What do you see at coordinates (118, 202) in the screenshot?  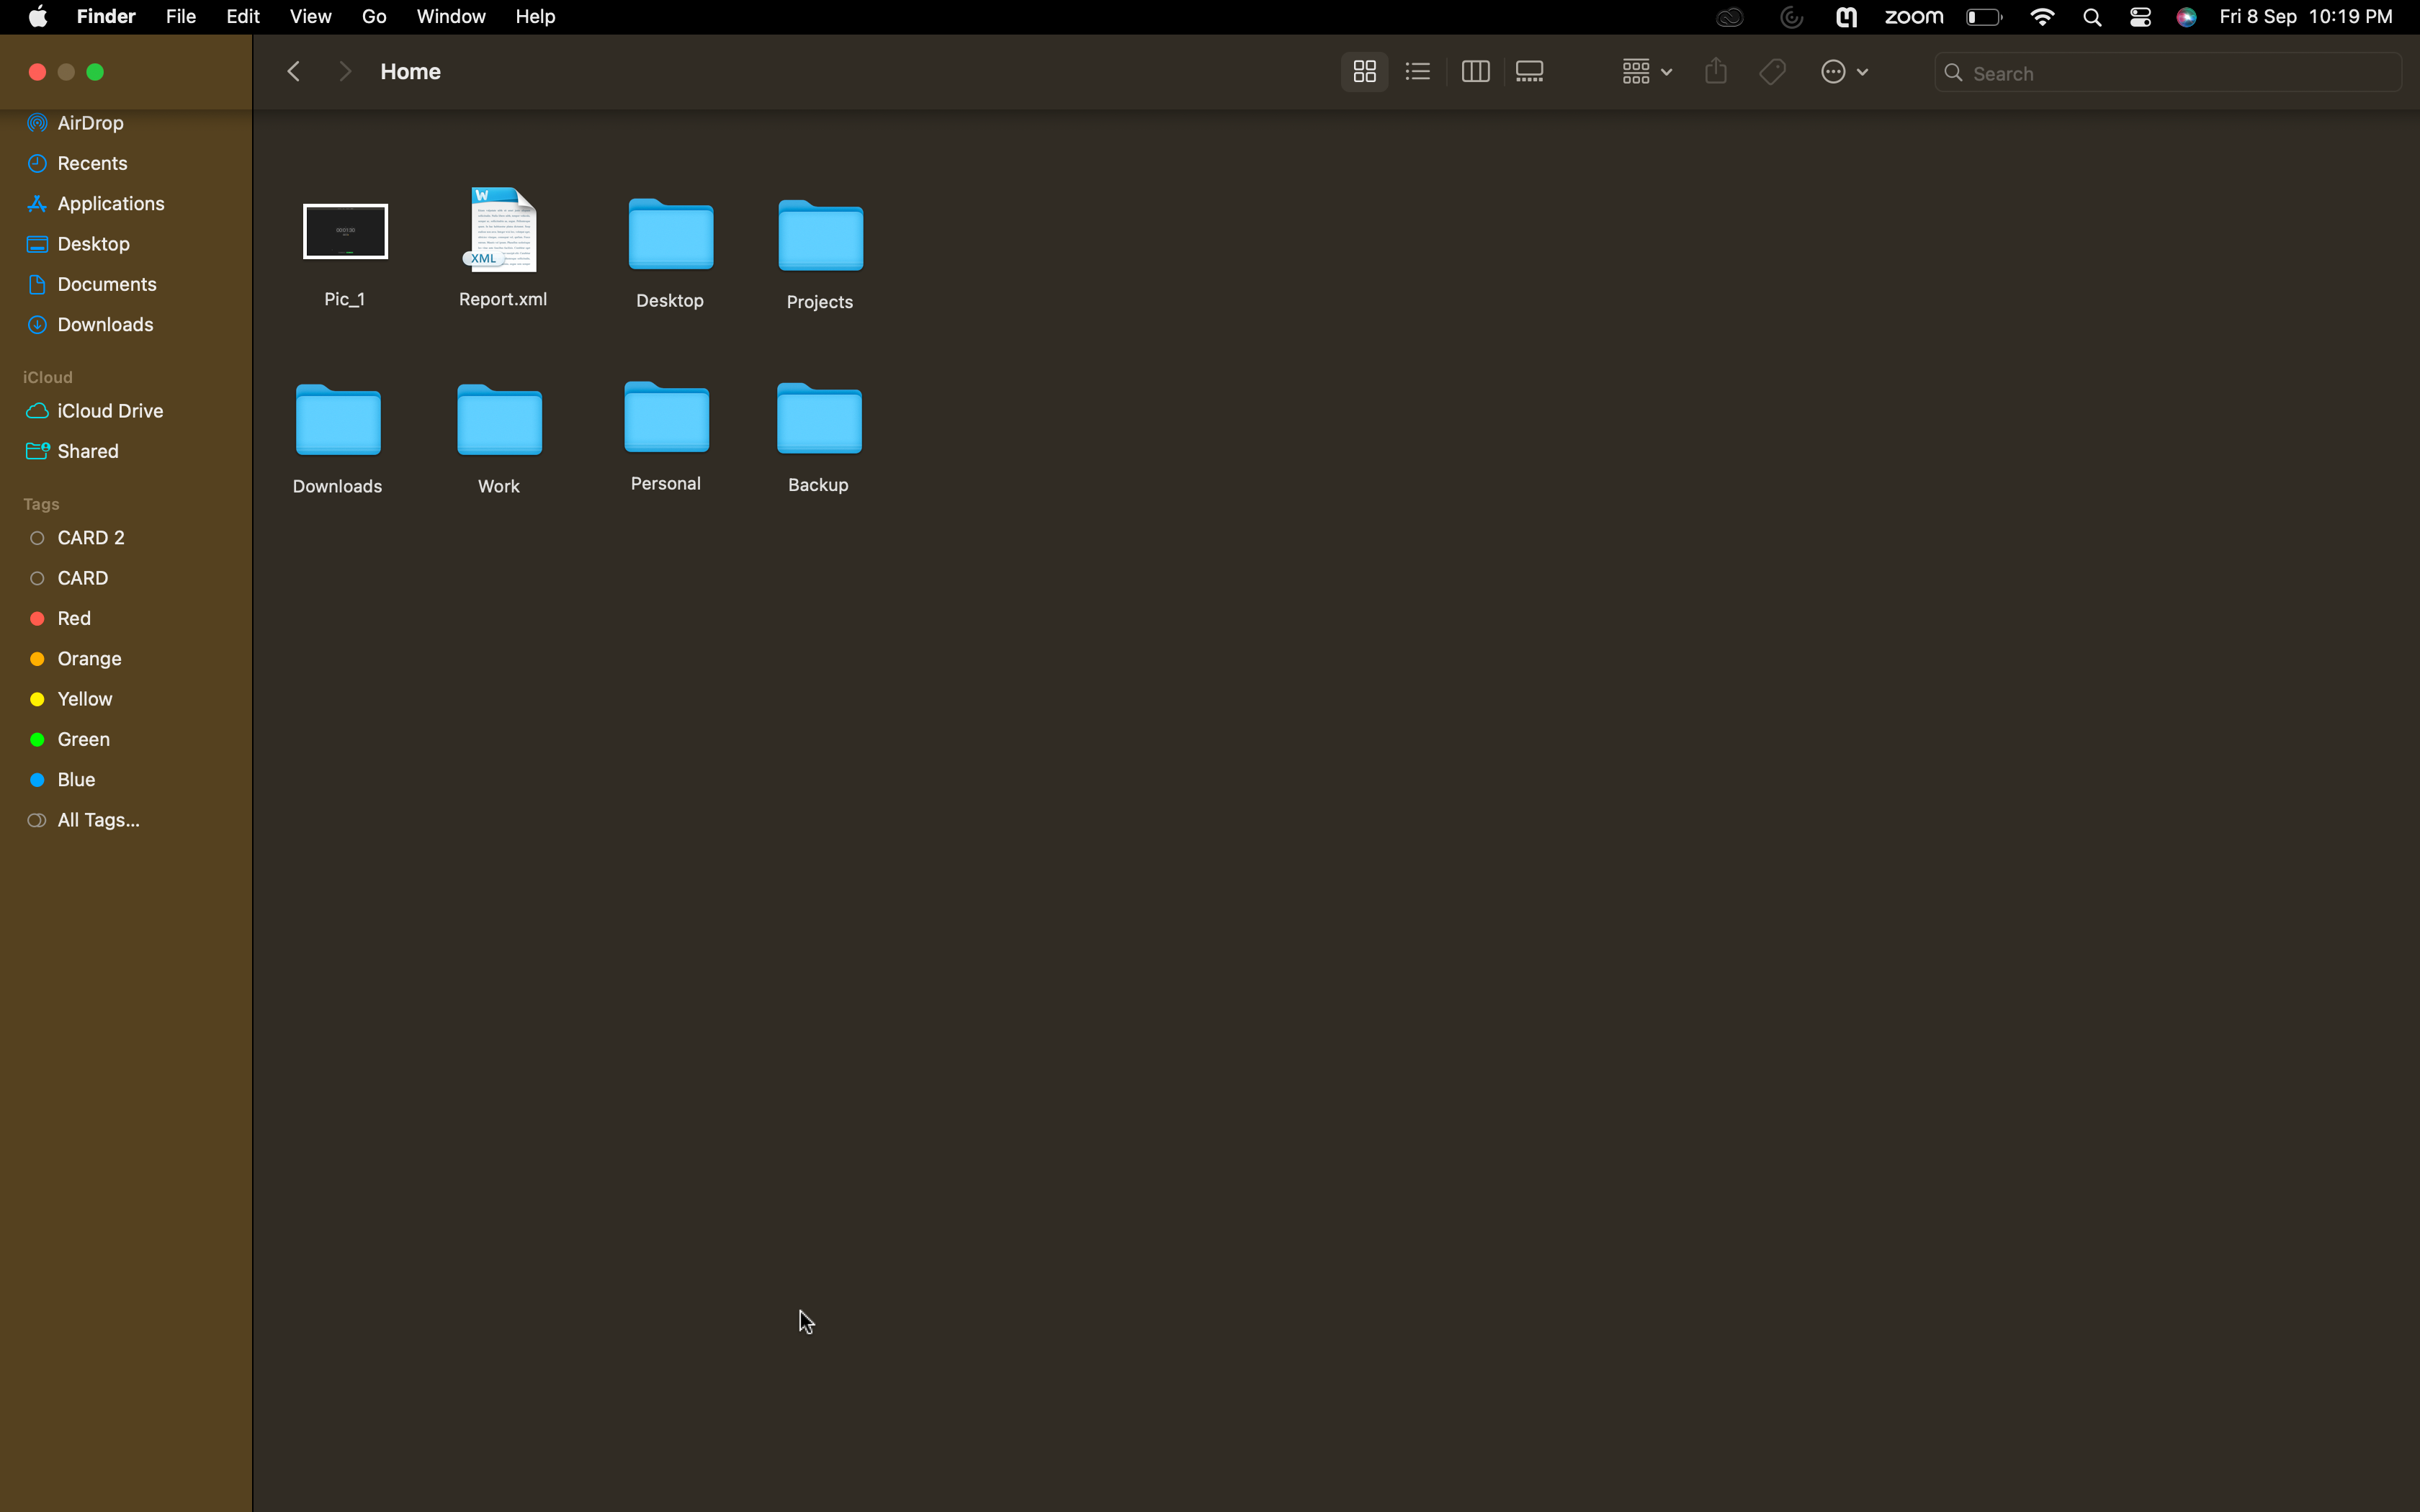 I see `the "applications" folder and scroll to its end` at bounding box center [118, 202].